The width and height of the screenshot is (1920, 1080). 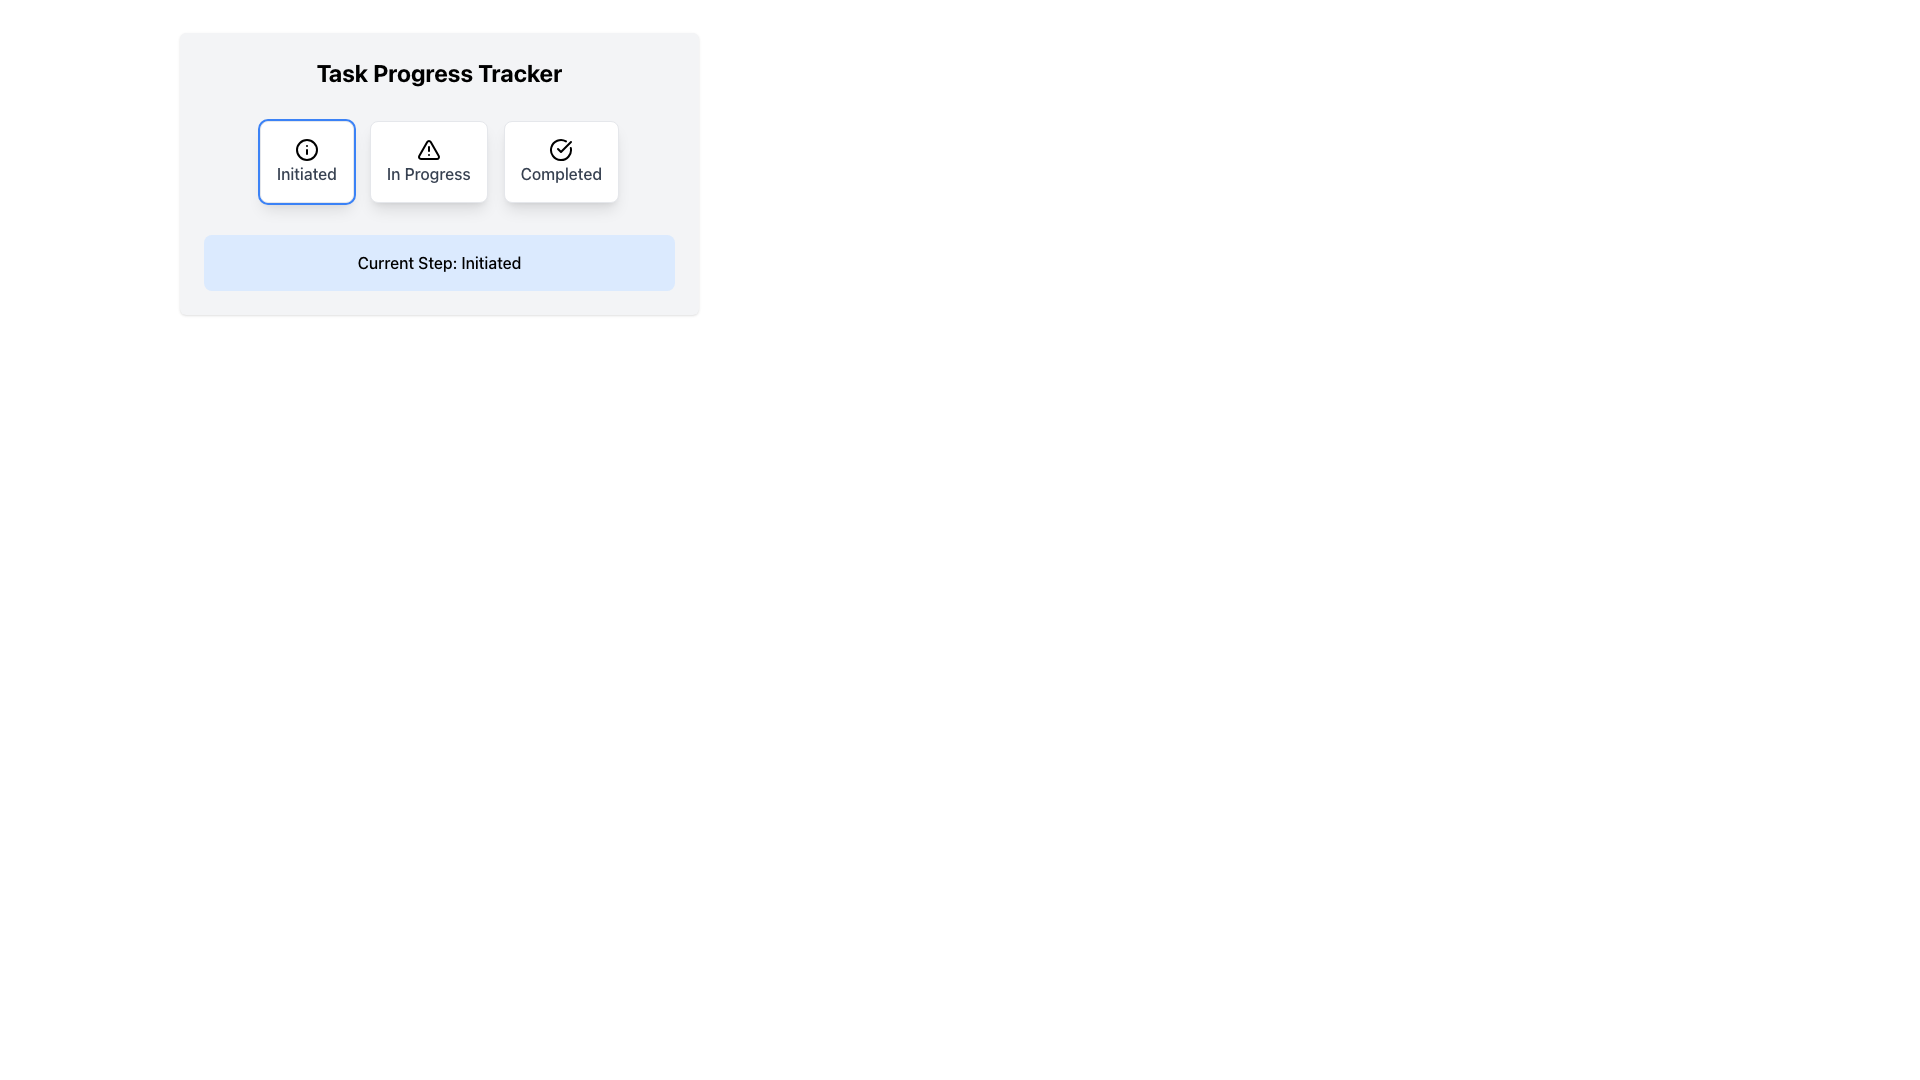 I want to click on the completion status icon positioned to the right of three status indicators in the 'Task Progress Tracker' interface, directly above the text 'Completed', so click(x=560, y=149).